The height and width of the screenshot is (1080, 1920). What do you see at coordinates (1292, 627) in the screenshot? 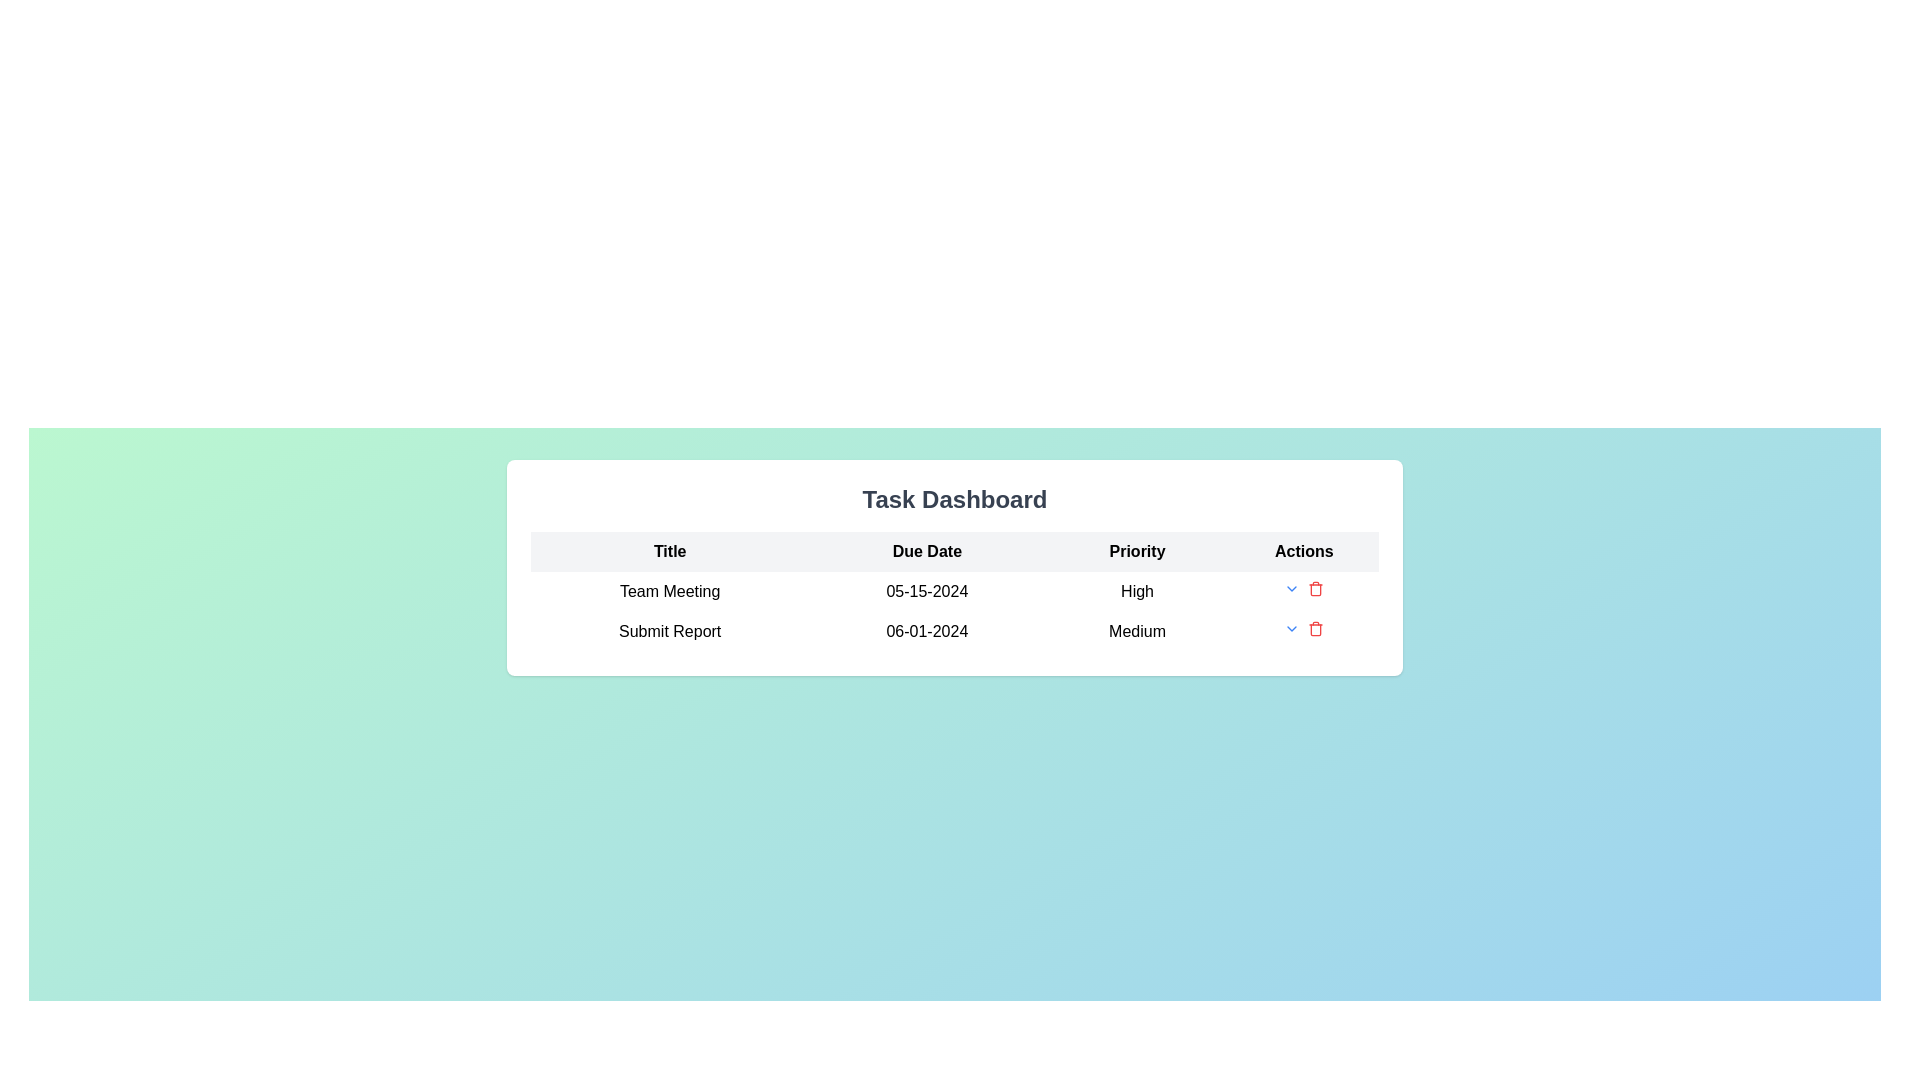
I see `the Chevron Down icon in the Actions column of the first row of the table` at bounding box center [1292, 627].